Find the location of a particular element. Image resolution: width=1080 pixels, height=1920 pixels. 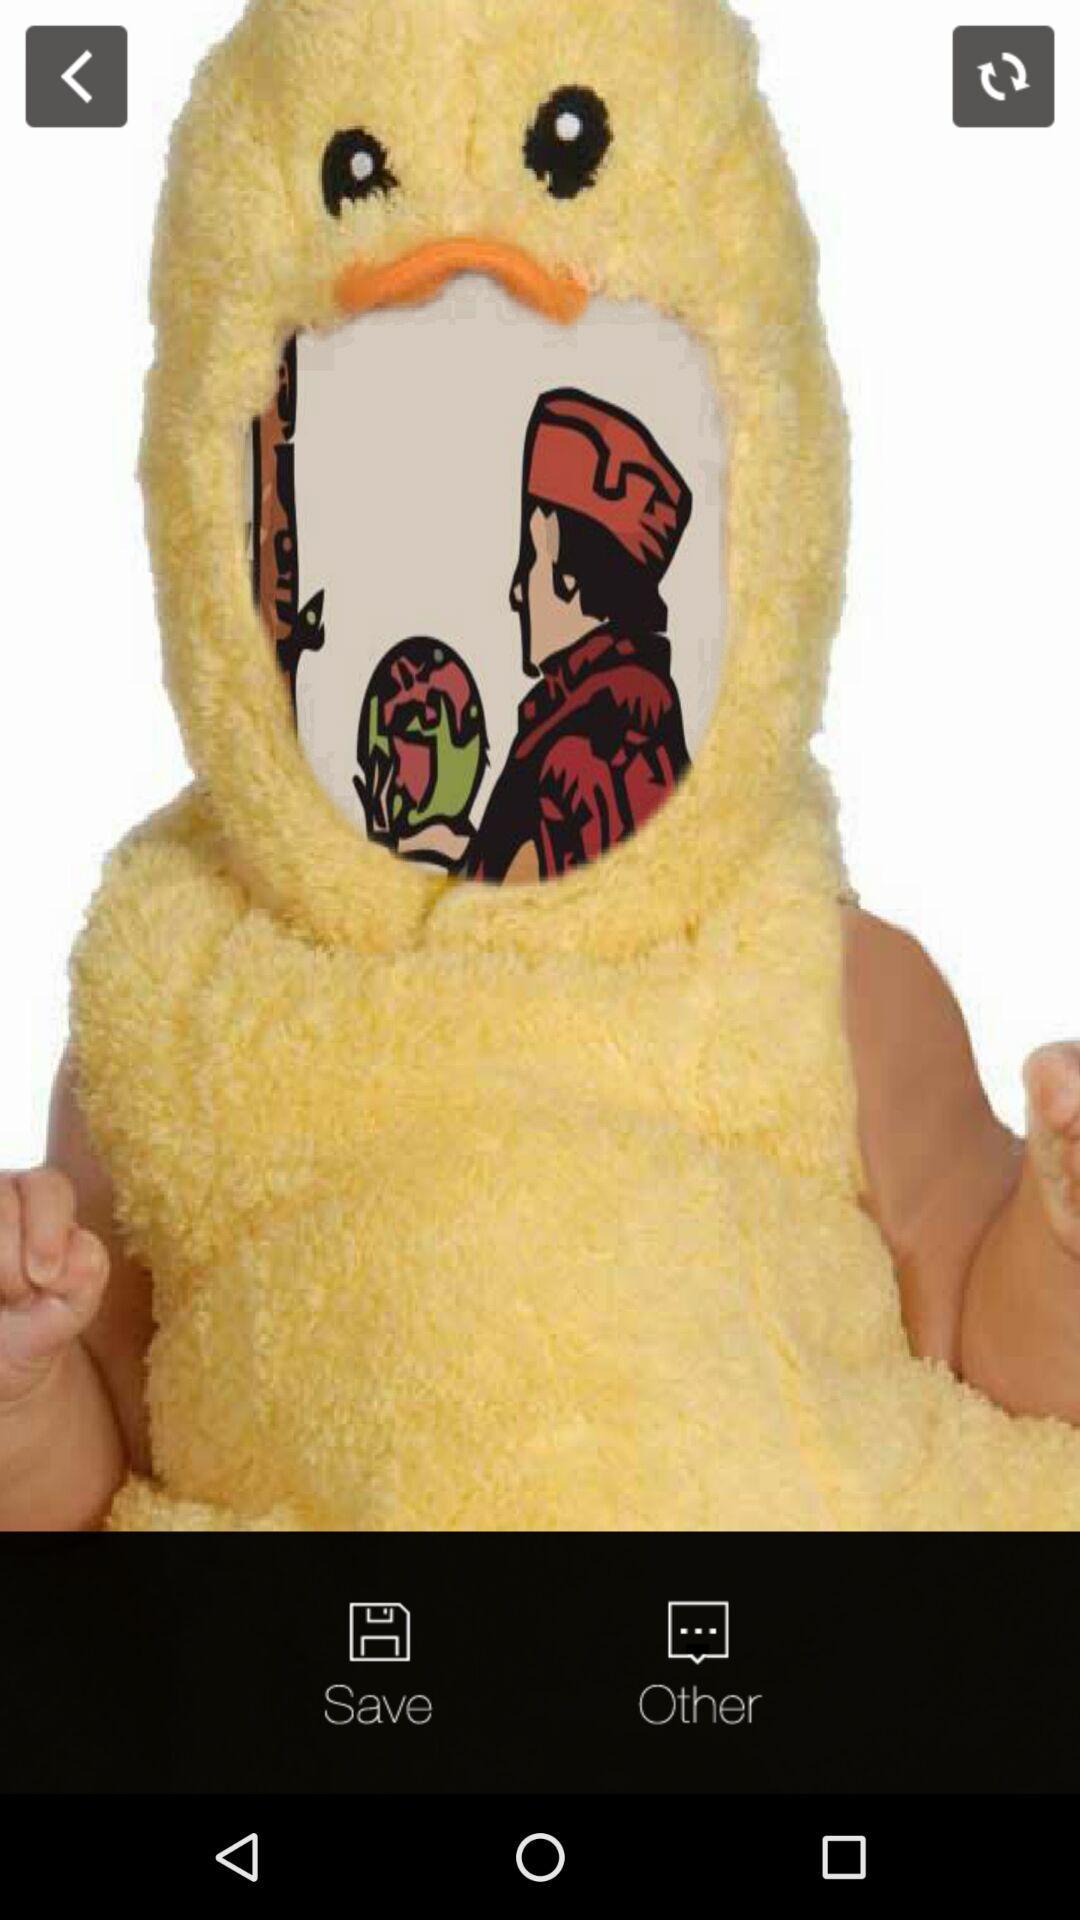

quote is located at coordinates (696, 1662).